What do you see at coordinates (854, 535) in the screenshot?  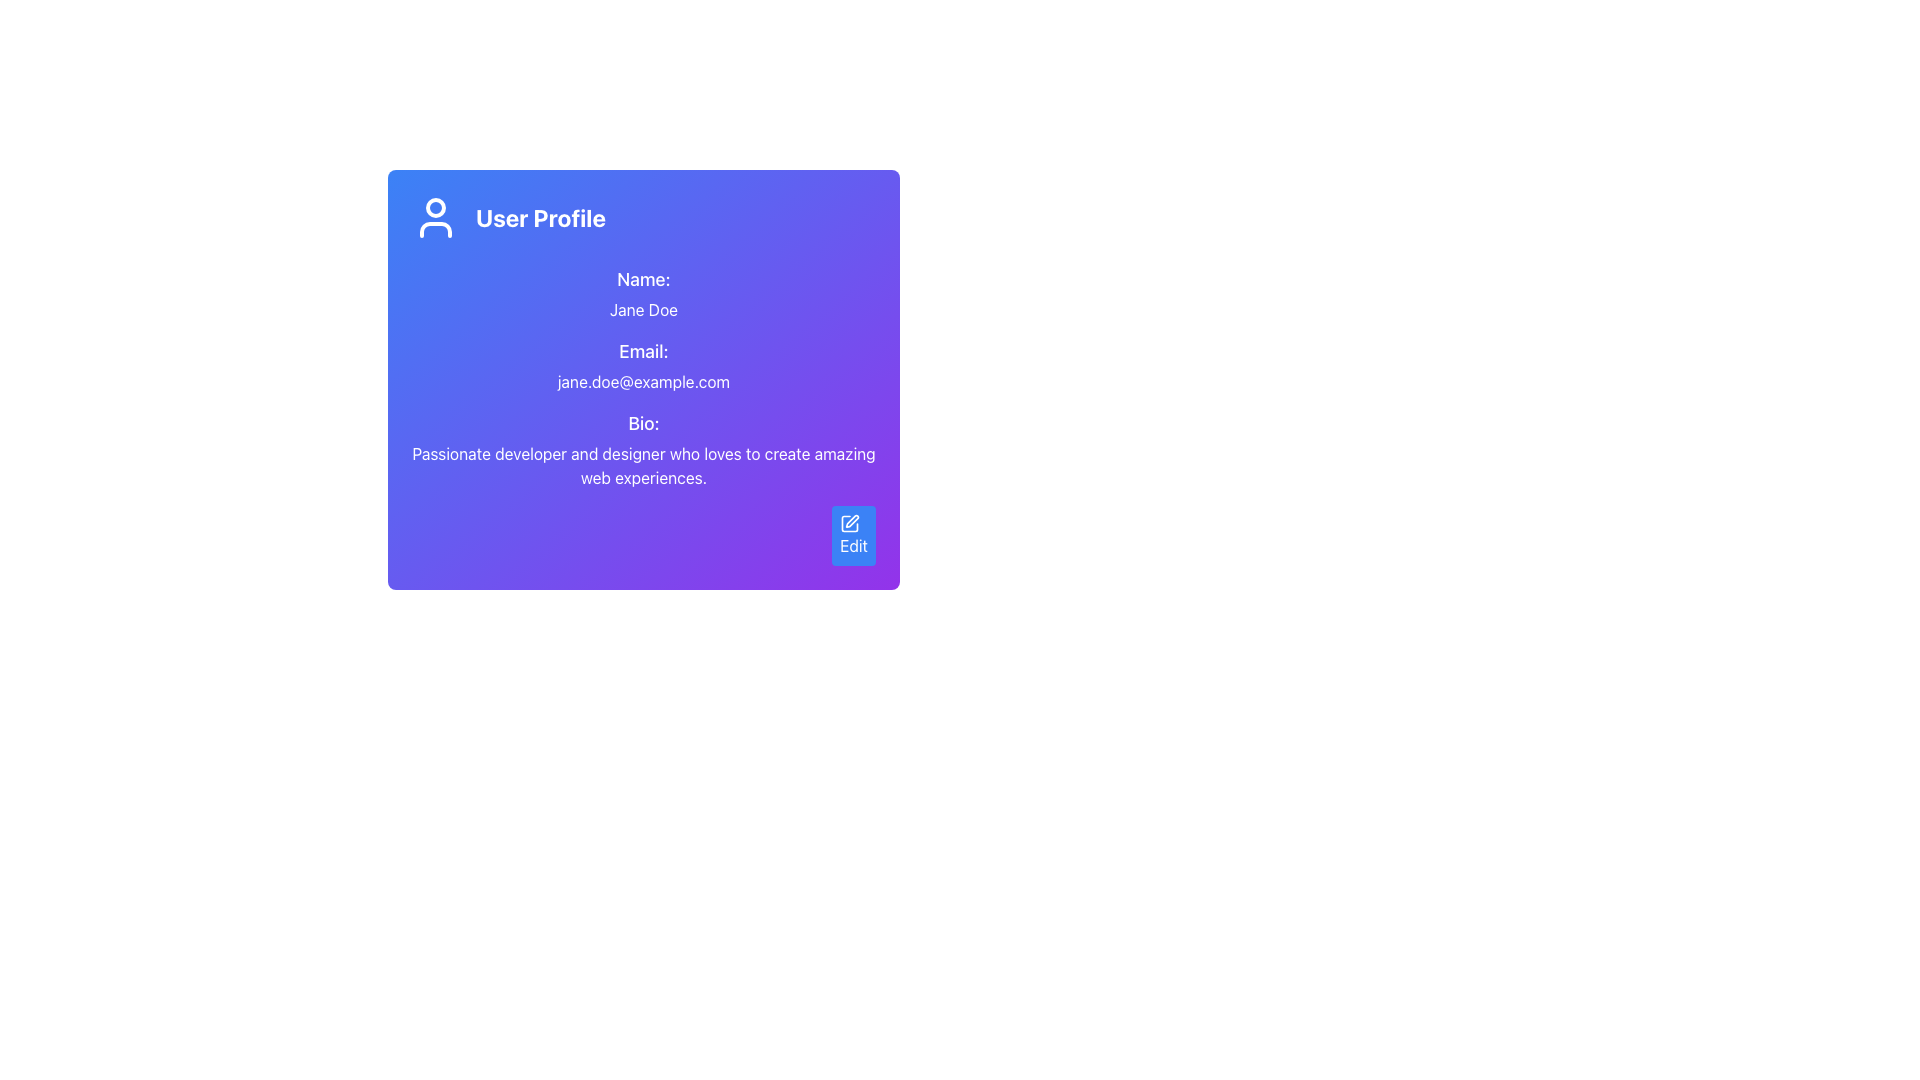 I see `the Edit button located in the bottom-right corner of the user profile card to change its background color` at bounding box center [854, 535].